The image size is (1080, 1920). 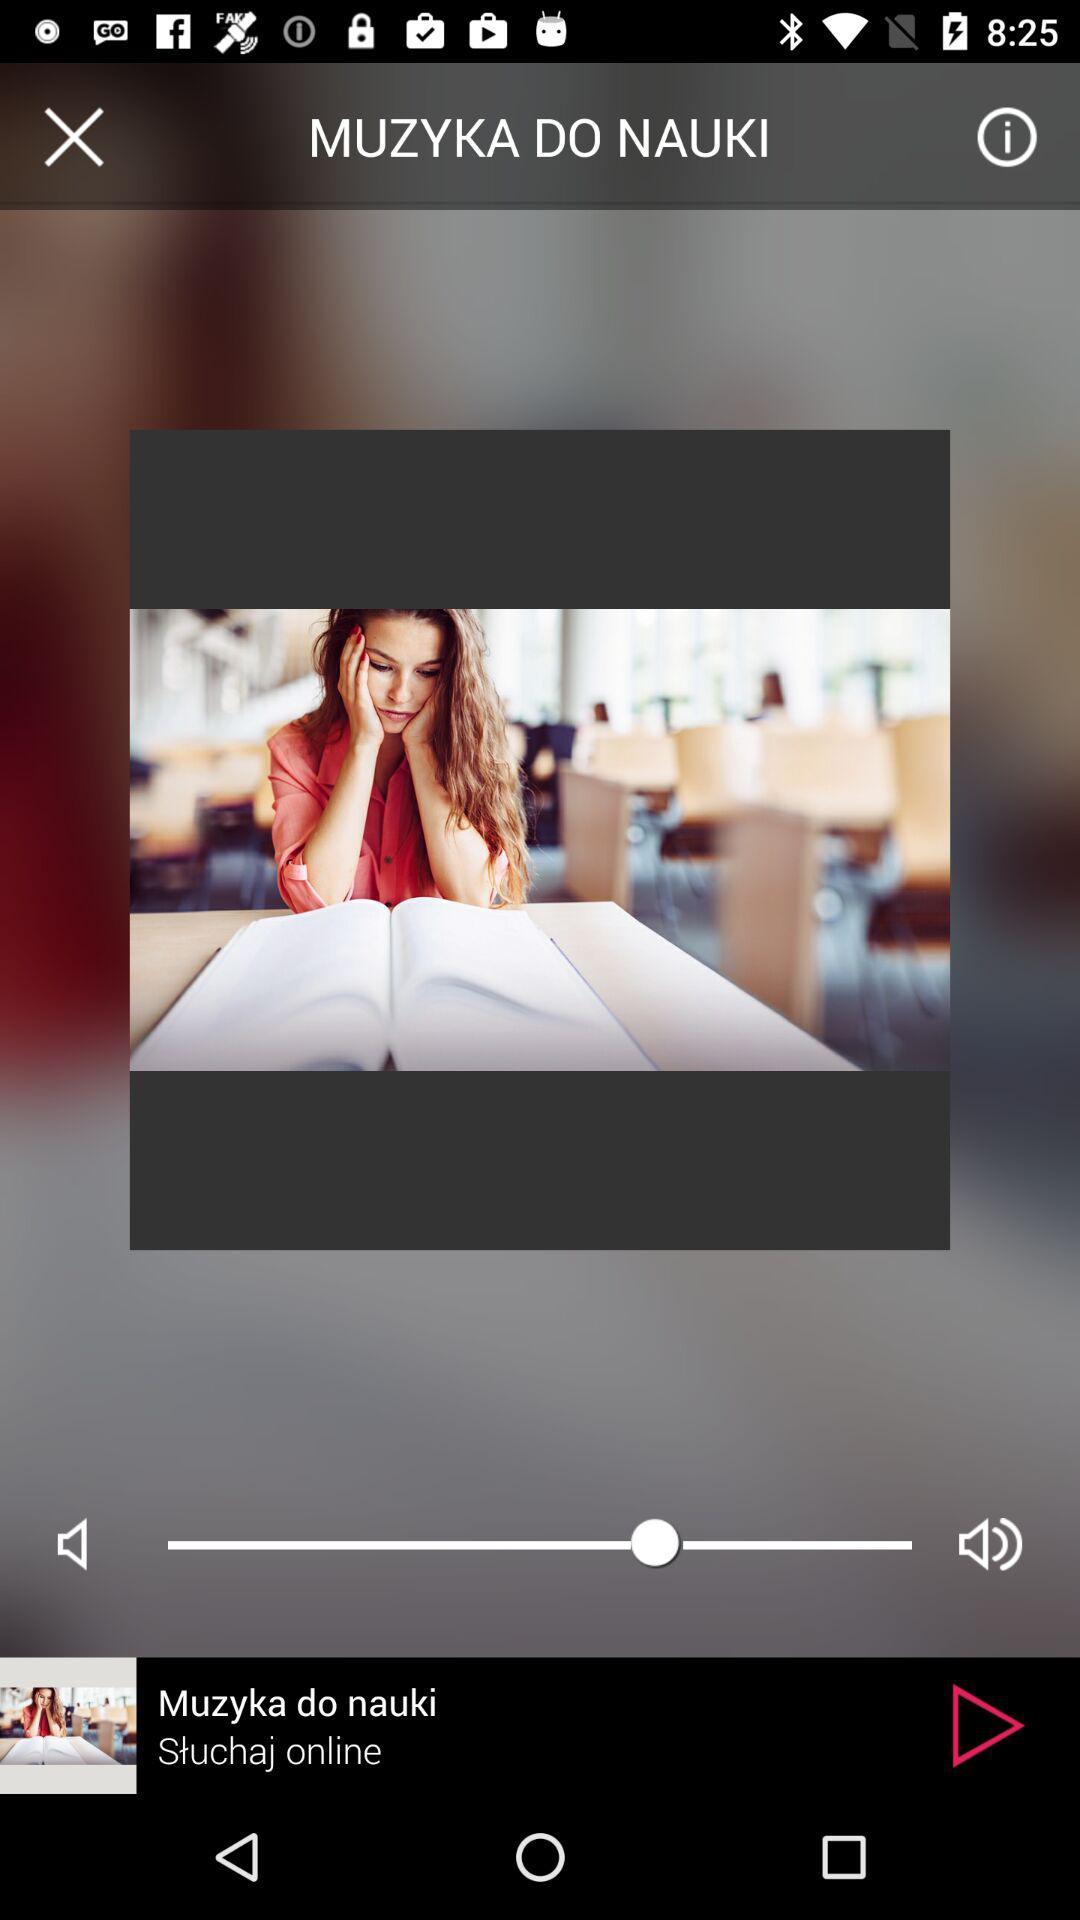 What do you see at coordinates (990, 1543) in the screenshot?
I see `the volume icon` at bounding box center [990, 1543].